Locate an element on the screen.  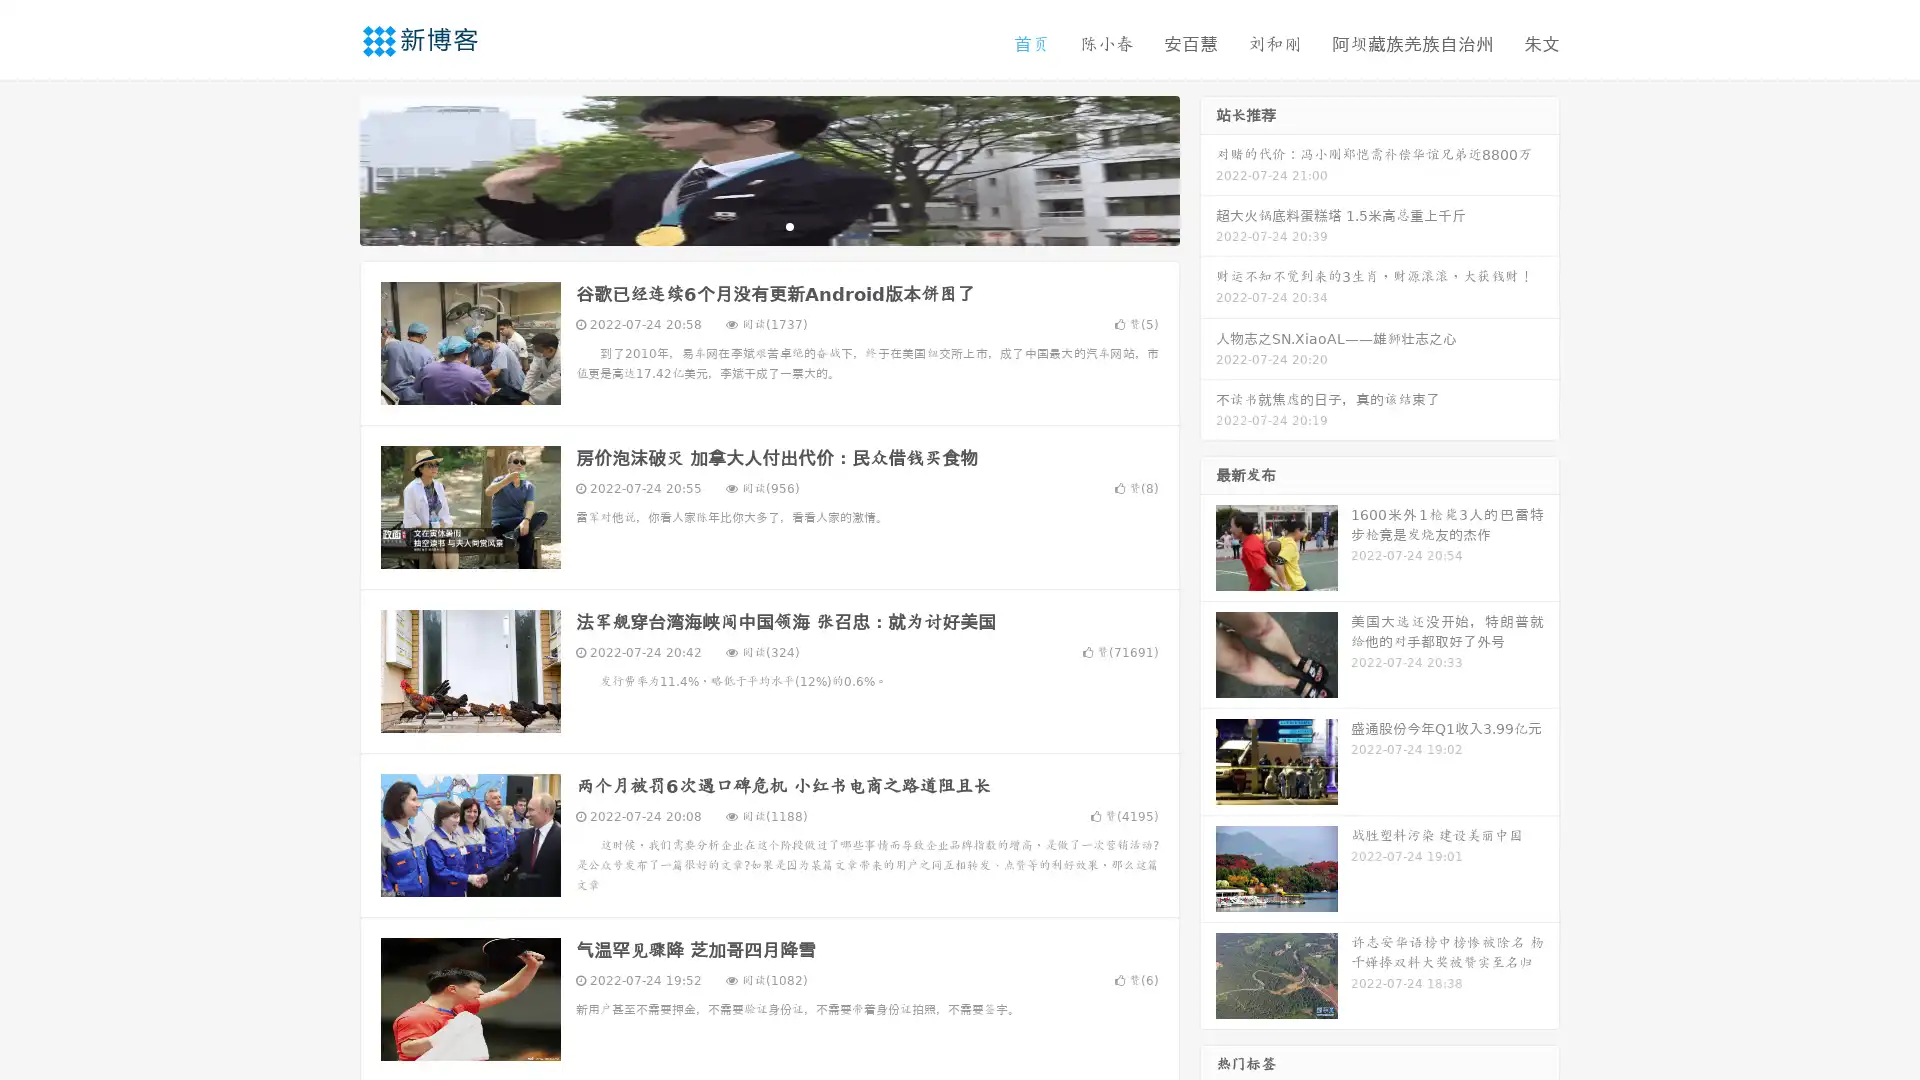
Go to slide 2 is located at coordinates (768, 225).